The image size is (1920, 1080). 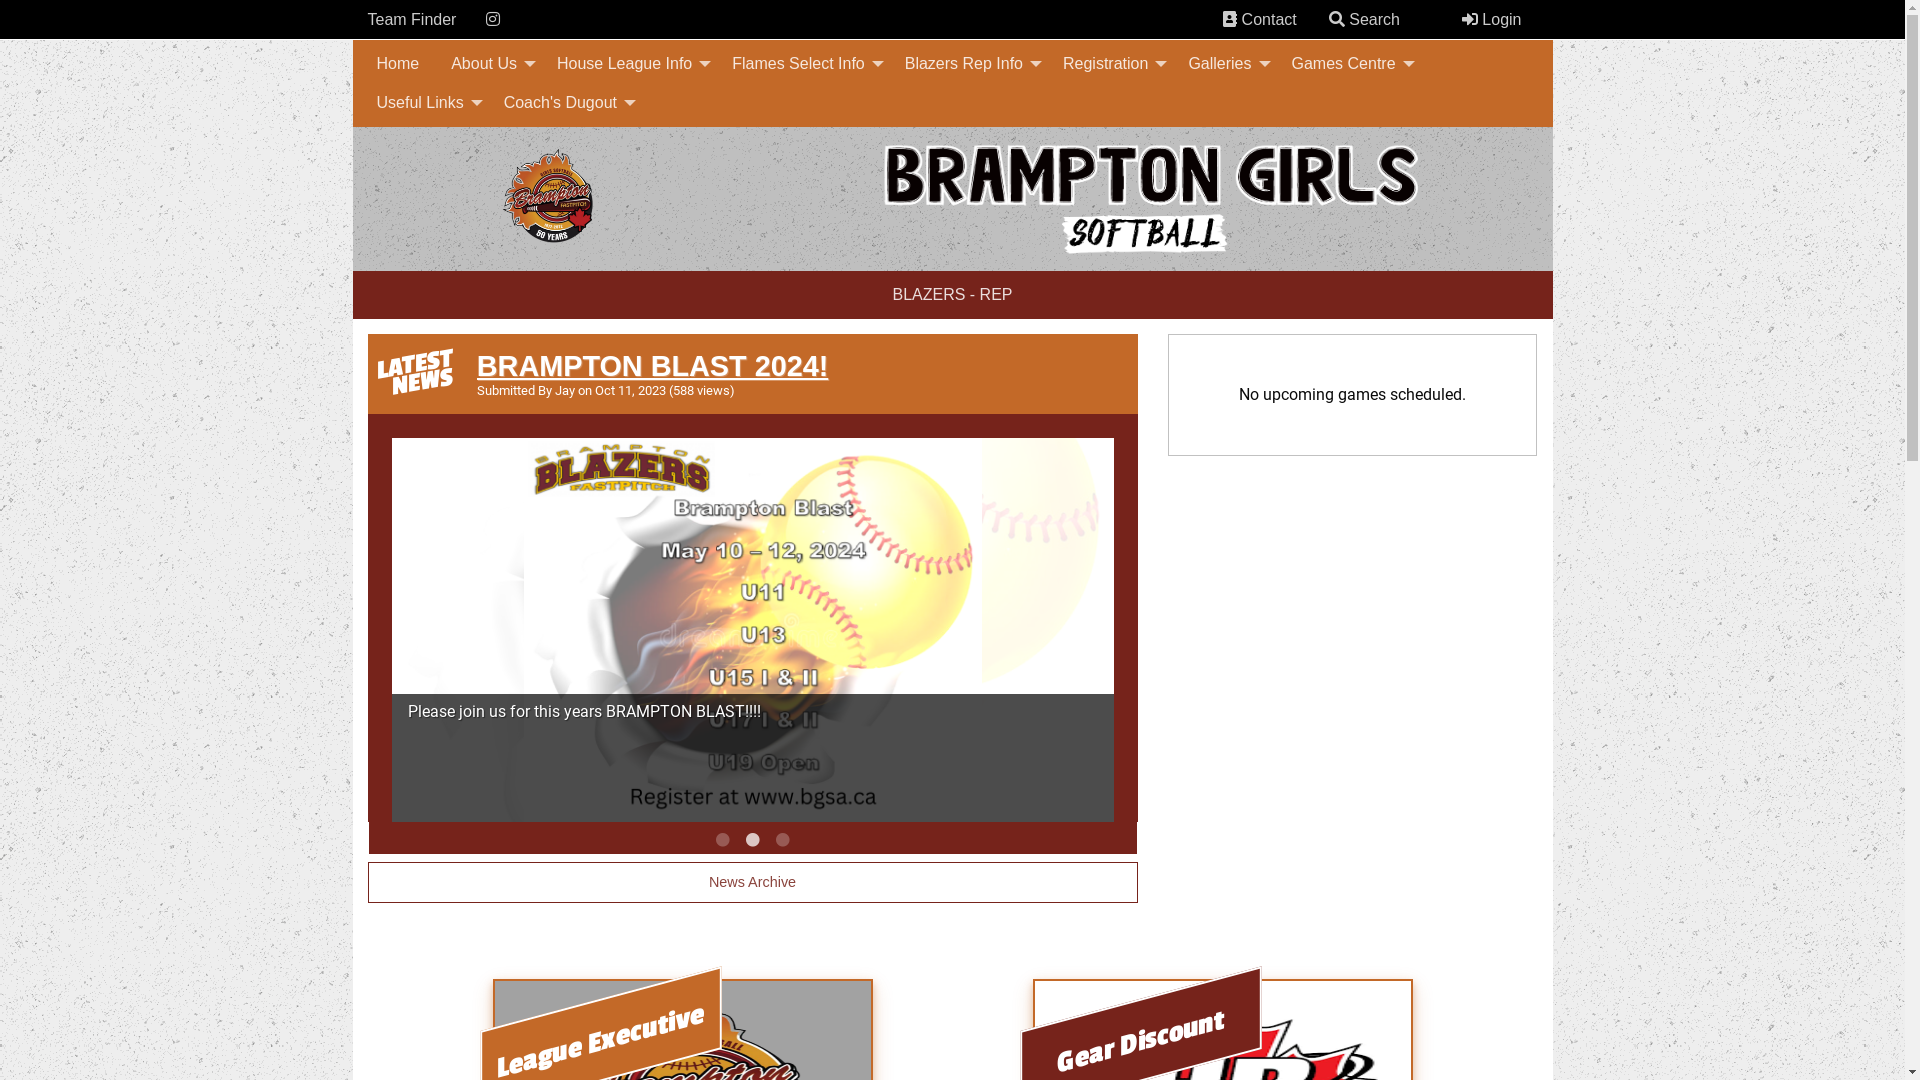 I want to click on '3', so click(x=771, y=840).